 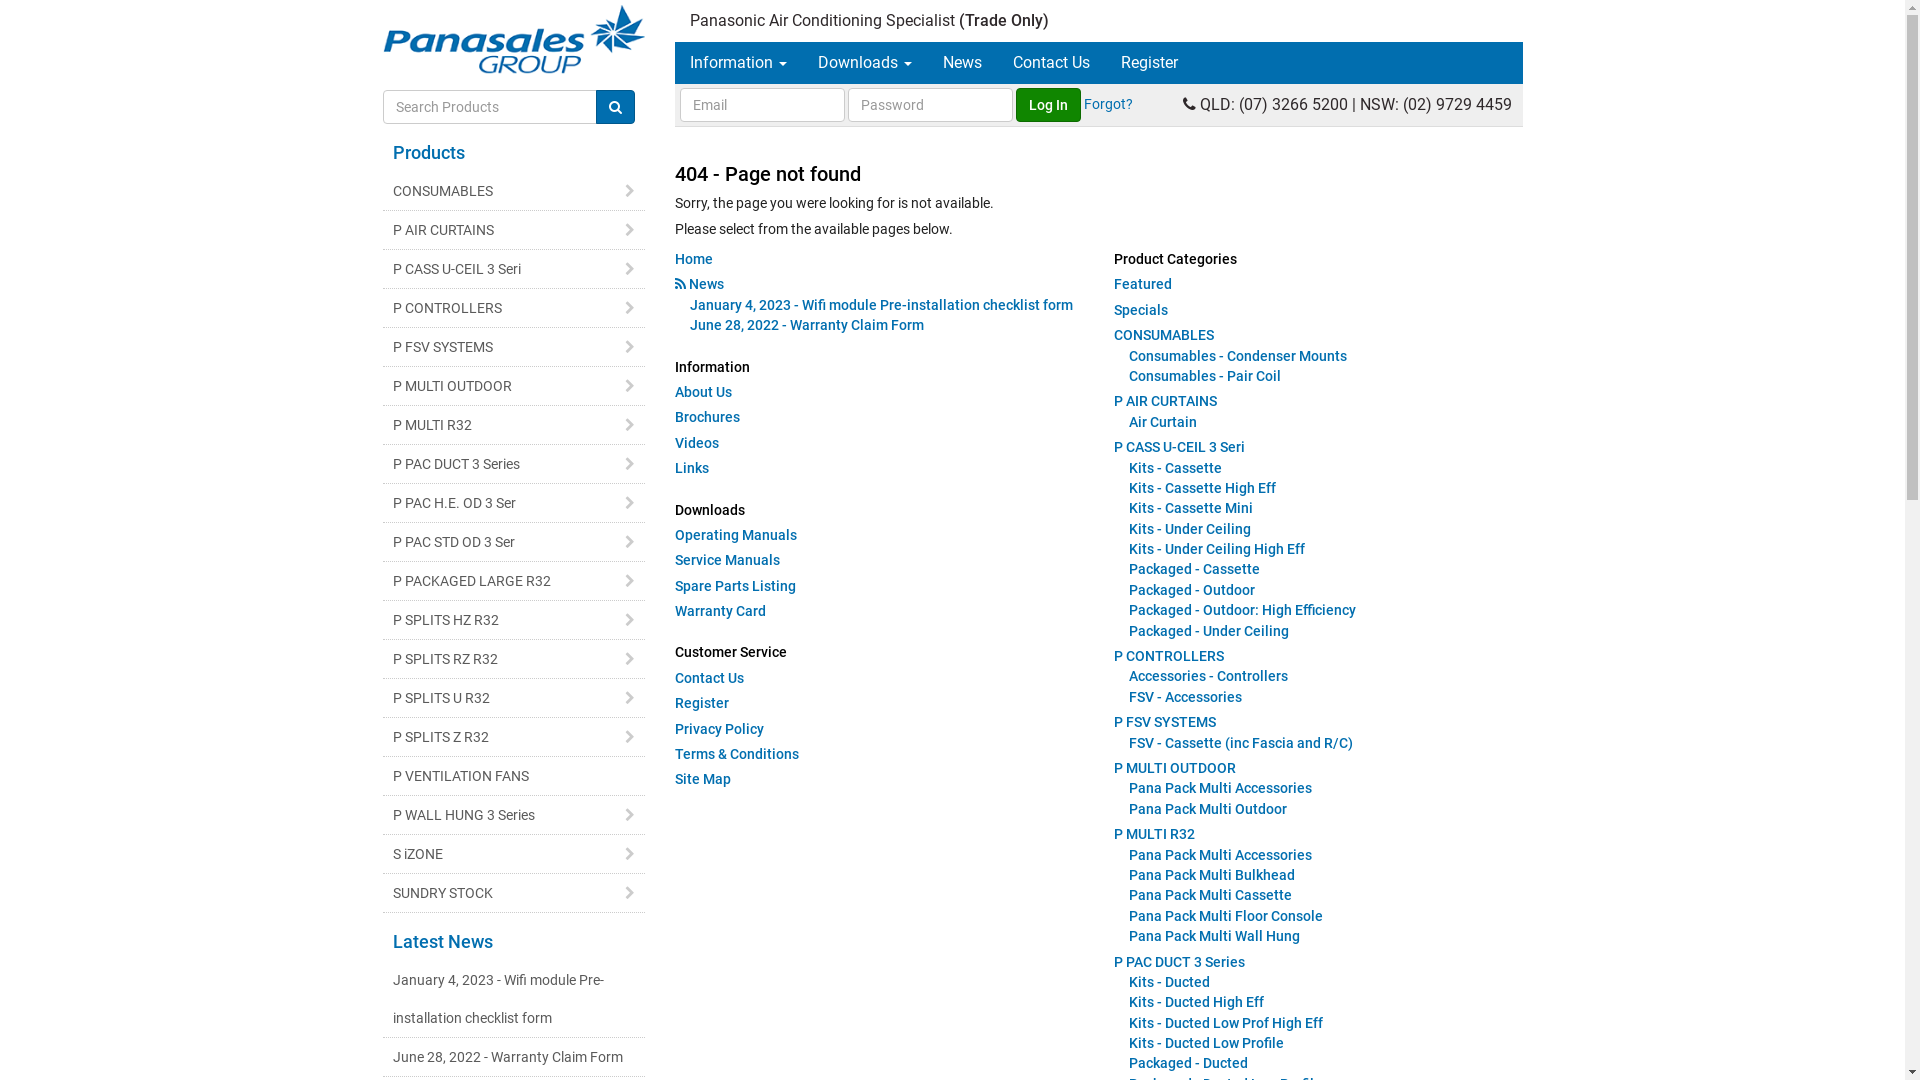 What do you see at coordinates (513, 39) in the screenshot?
I see `'Panasales Group Home'` at bounding box center [513, 39].